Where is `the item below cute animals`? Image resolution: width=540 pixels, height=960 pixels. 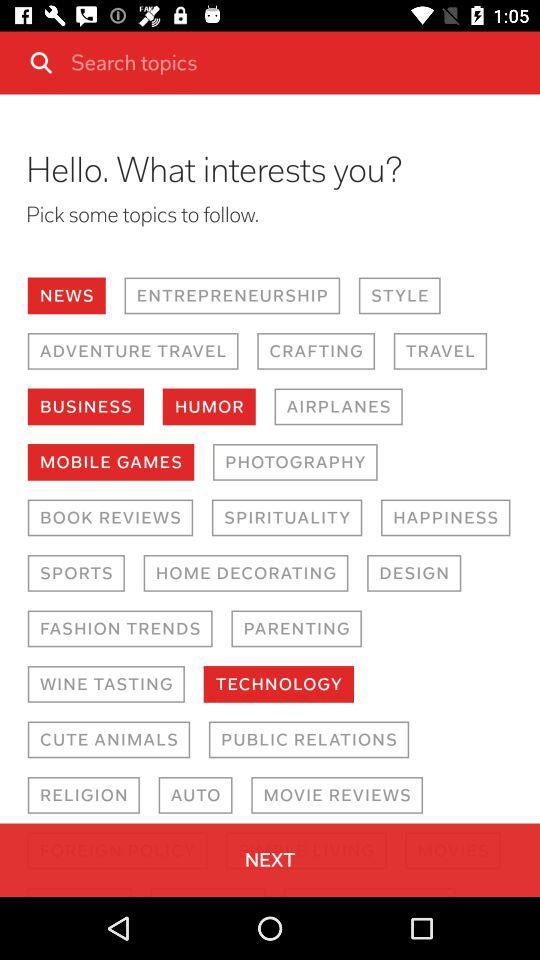
the item below cute animals is located at coordinates (195, 795).